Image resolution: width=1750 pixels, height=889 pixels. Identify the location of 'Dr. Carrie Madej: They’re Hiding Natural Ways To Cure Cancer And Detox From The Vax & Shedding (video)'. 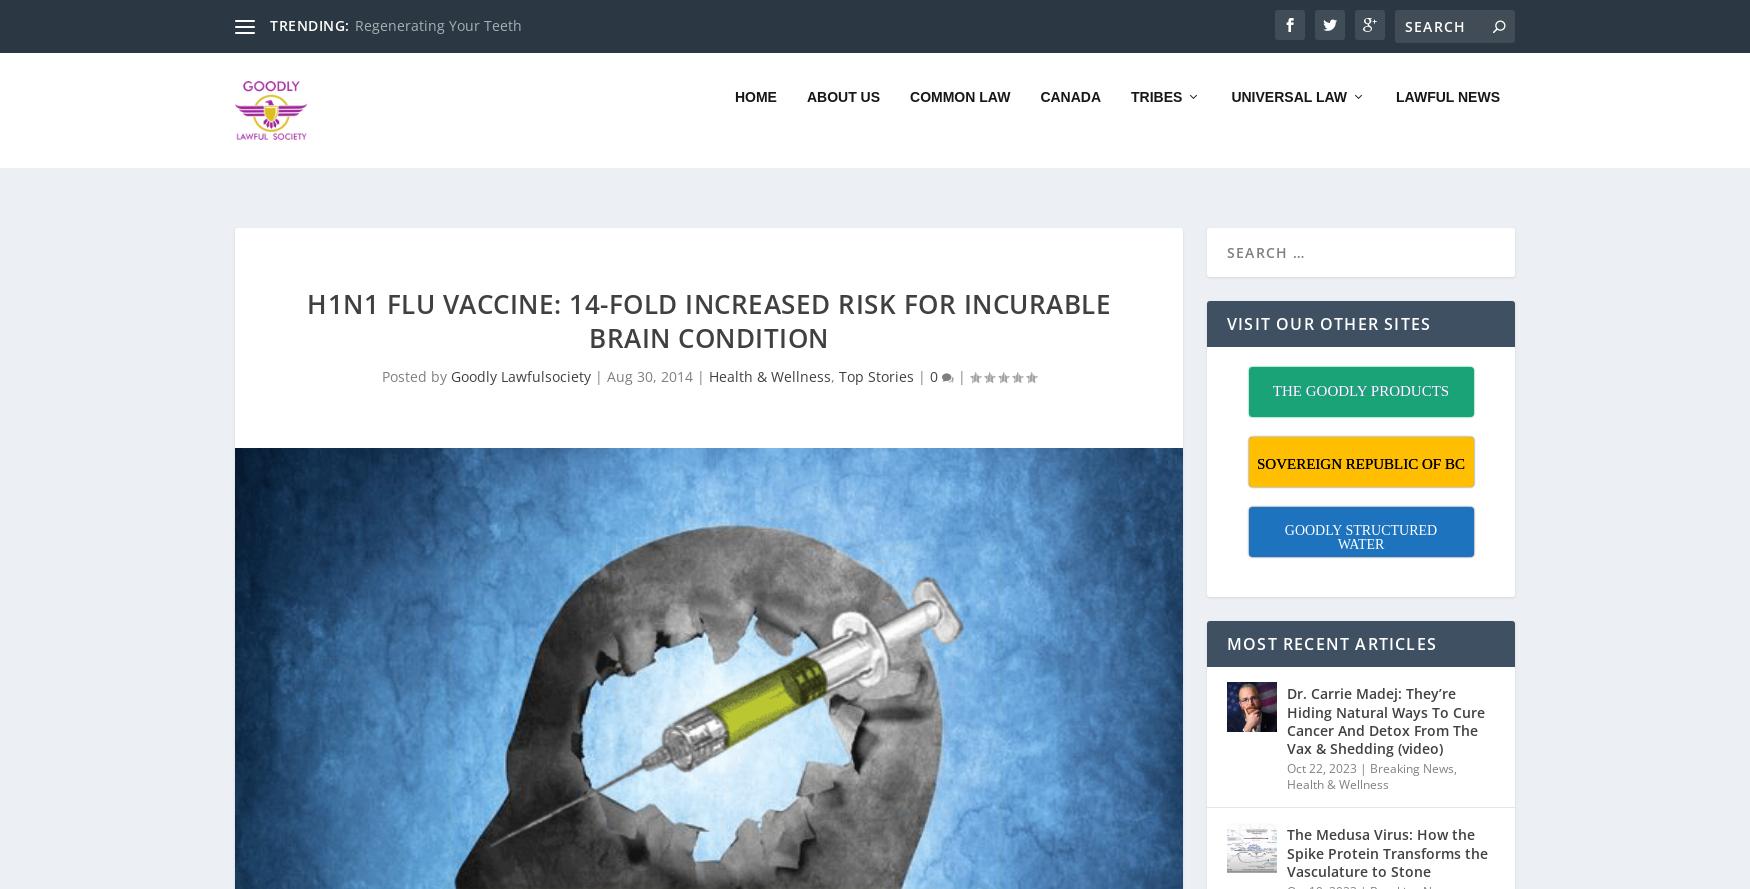
(1385, 695).